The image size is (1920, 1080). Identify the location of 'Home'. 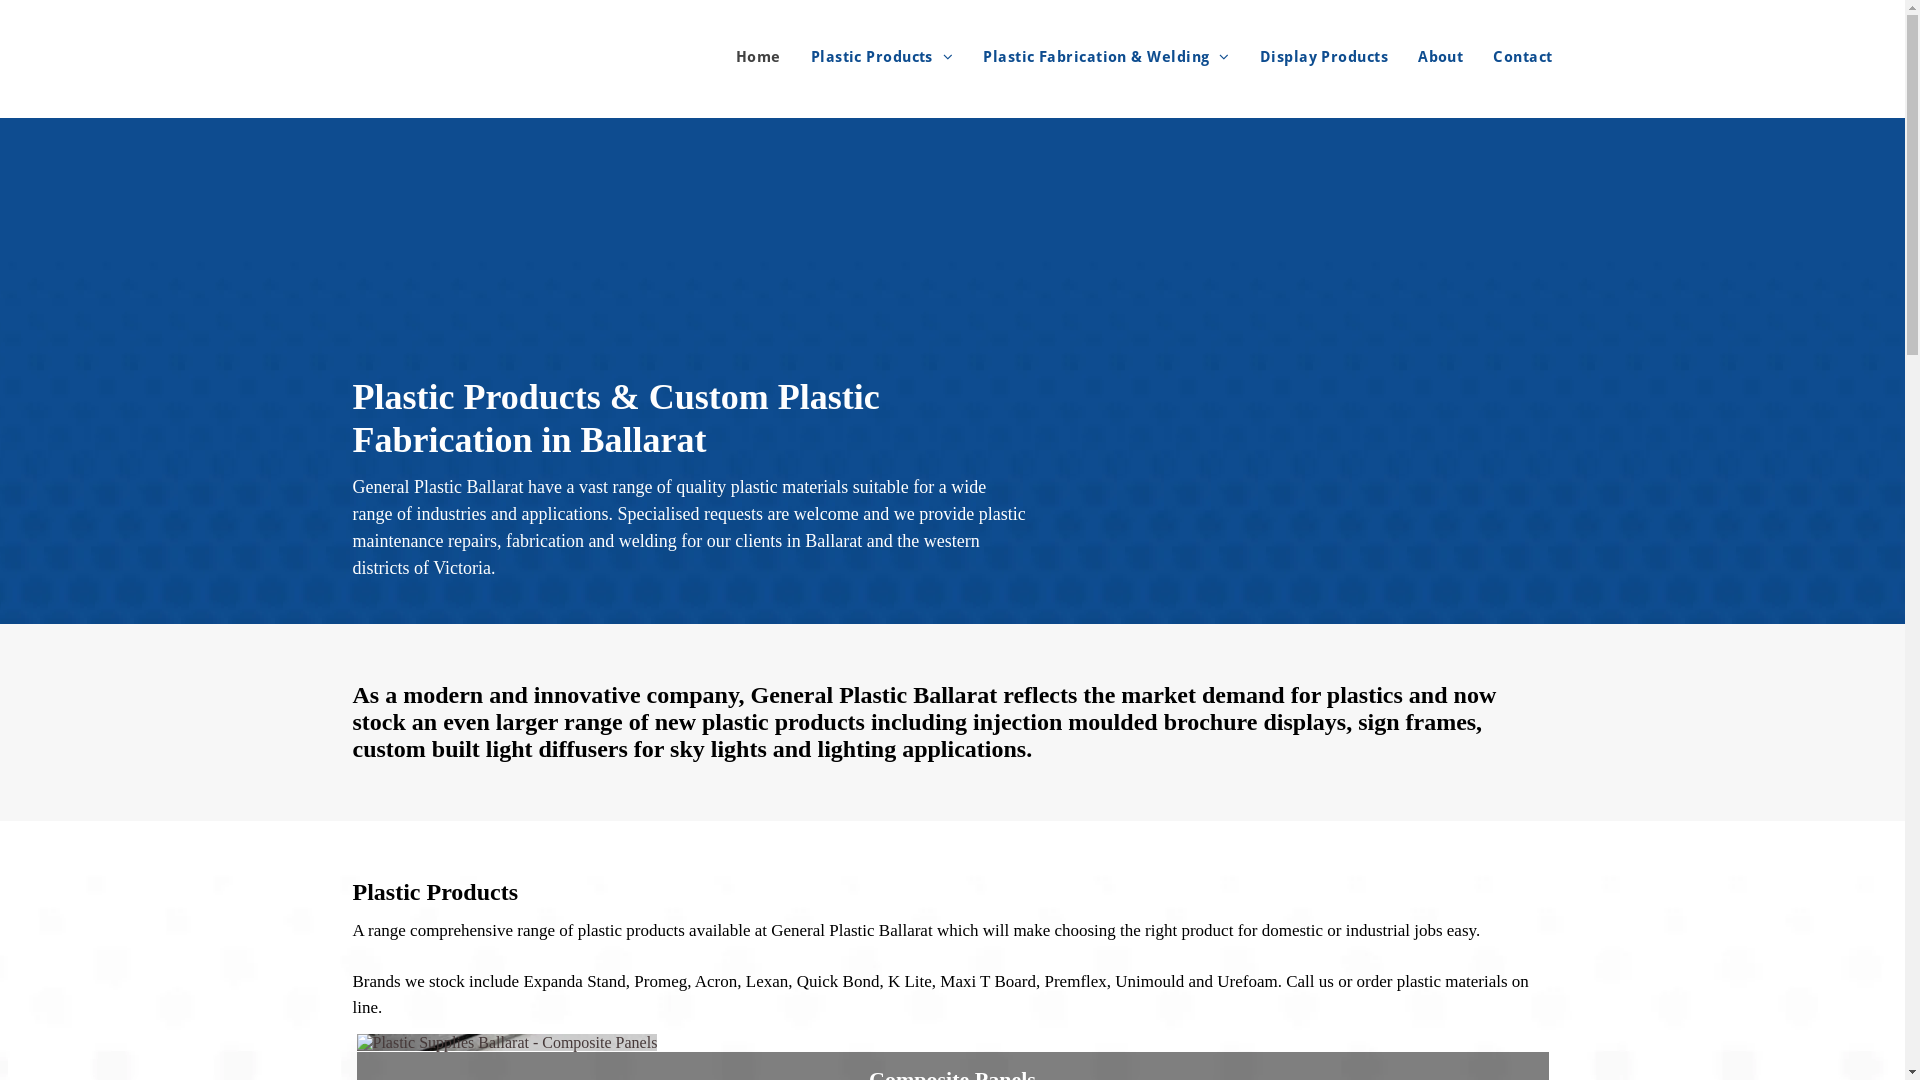
(742, 56).